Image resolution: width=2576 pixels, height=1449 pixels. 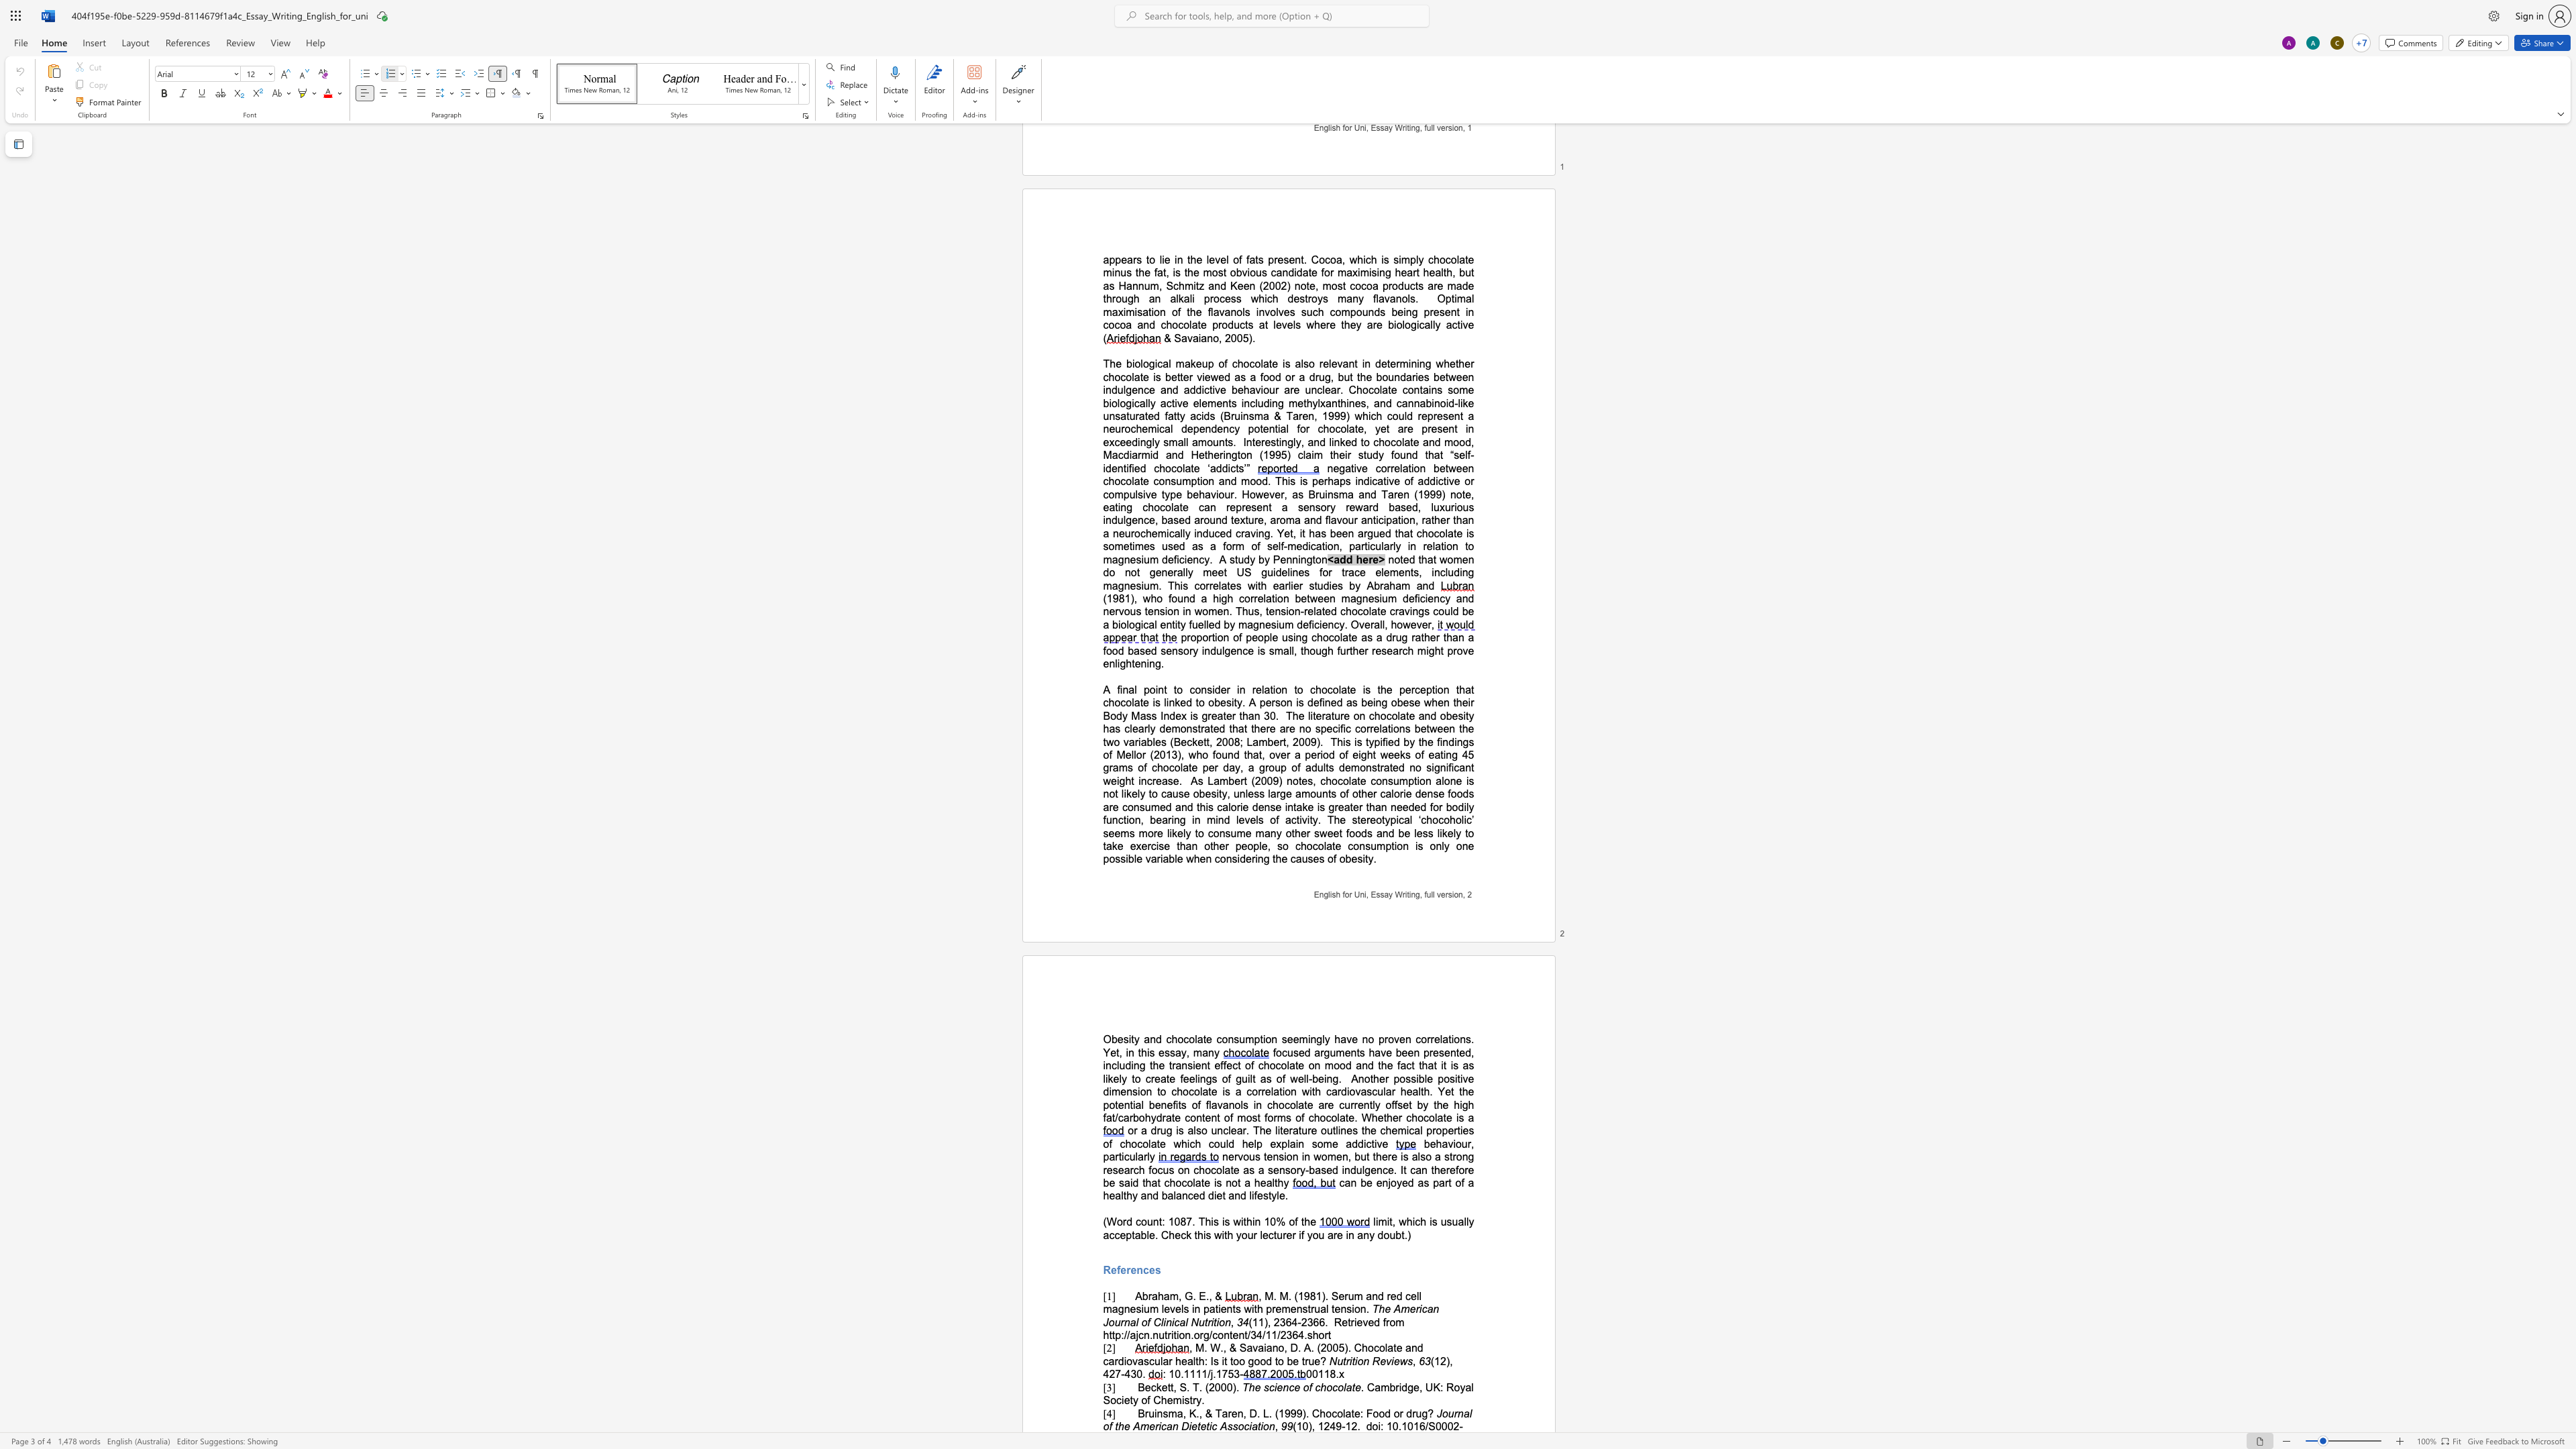 What do you see at coordinates (1296, 1426) in the screenshot?
I see `the space between the continuous character "(" and "1" in the text` at bounding box center [1296, 1426].